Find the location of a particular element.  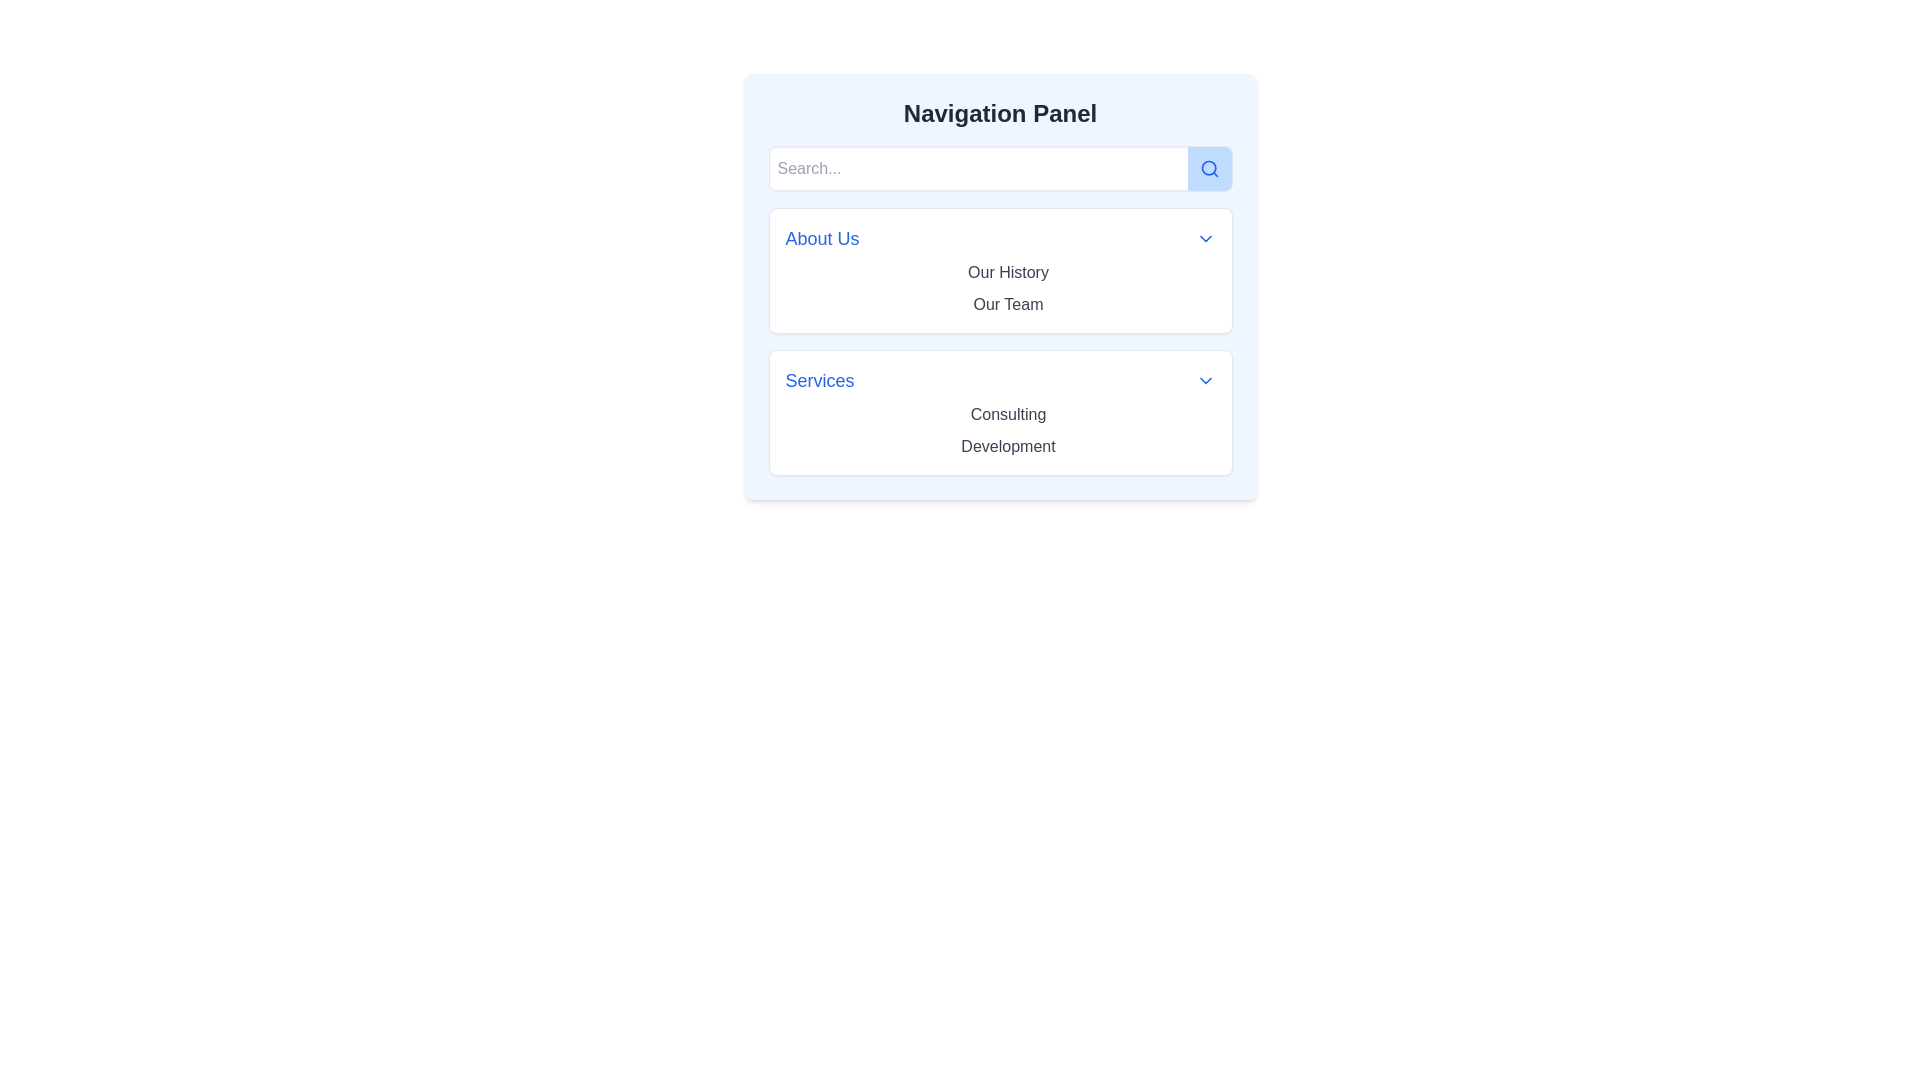

the chevron icon located at the far right of the 'About Us' navigation entry is located at coordinates (1204, 238).